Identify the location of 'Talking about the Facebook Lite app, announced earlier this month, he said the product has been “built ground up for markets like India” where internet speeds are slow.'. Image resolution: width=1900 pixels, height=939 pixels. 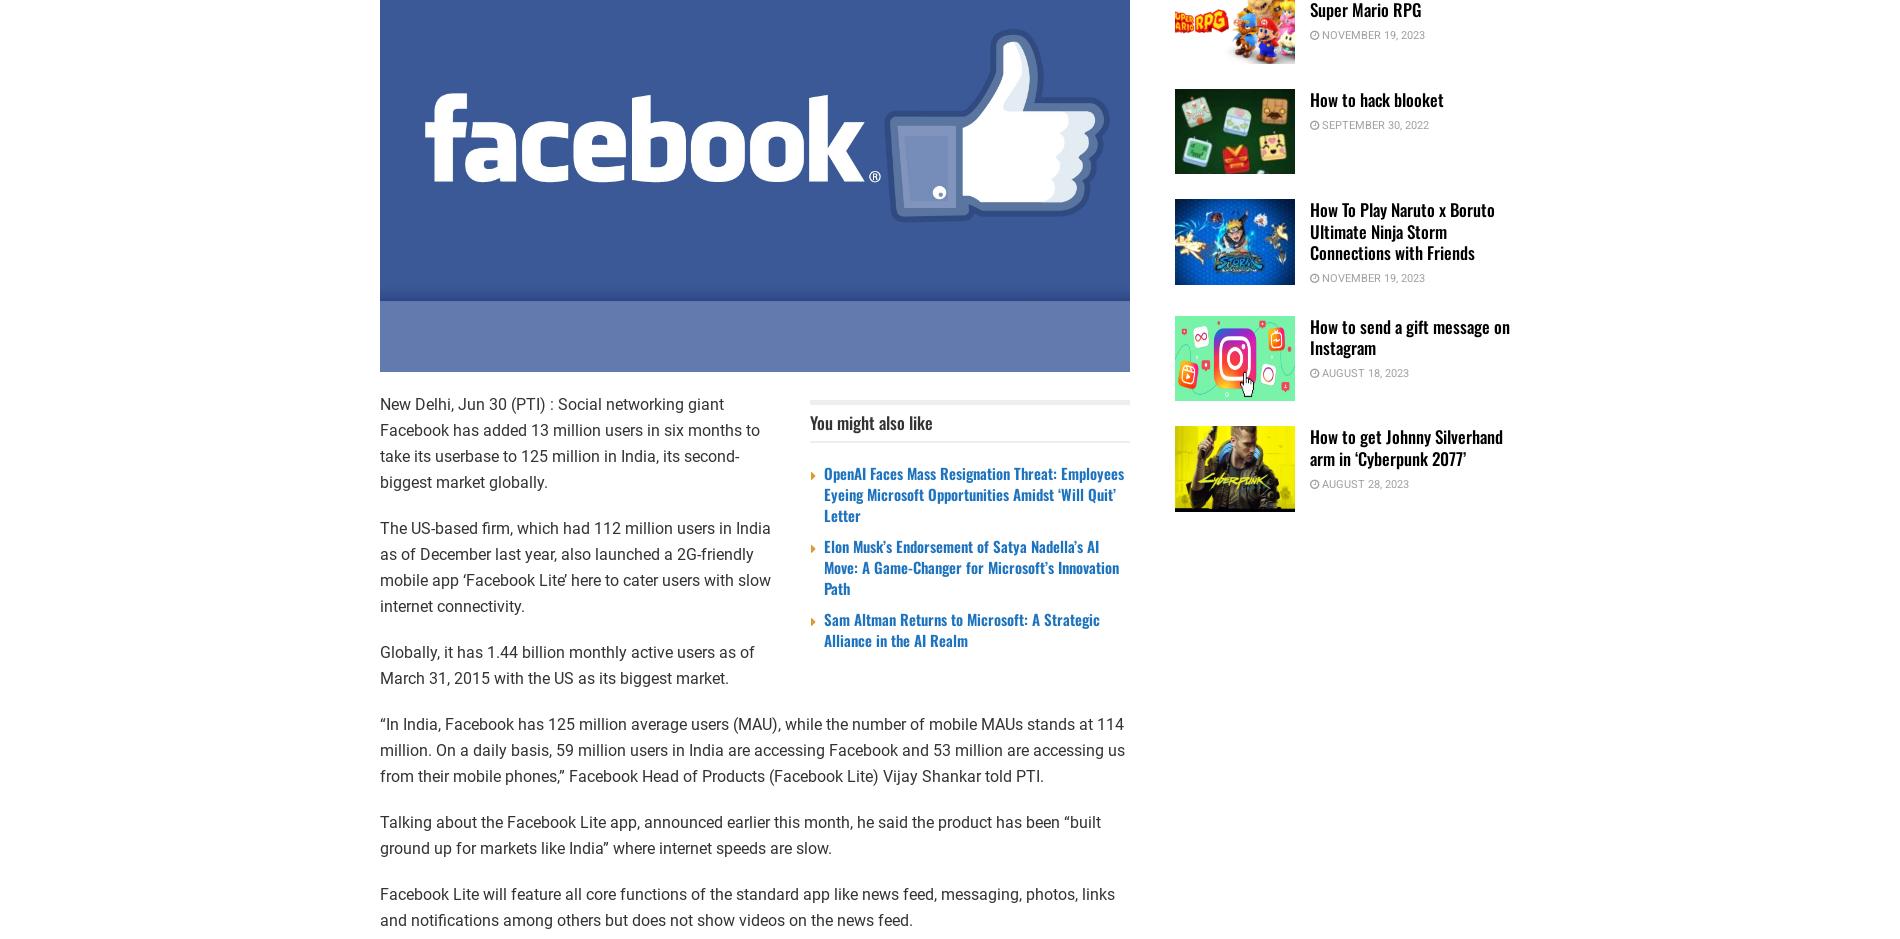
(379, 834).